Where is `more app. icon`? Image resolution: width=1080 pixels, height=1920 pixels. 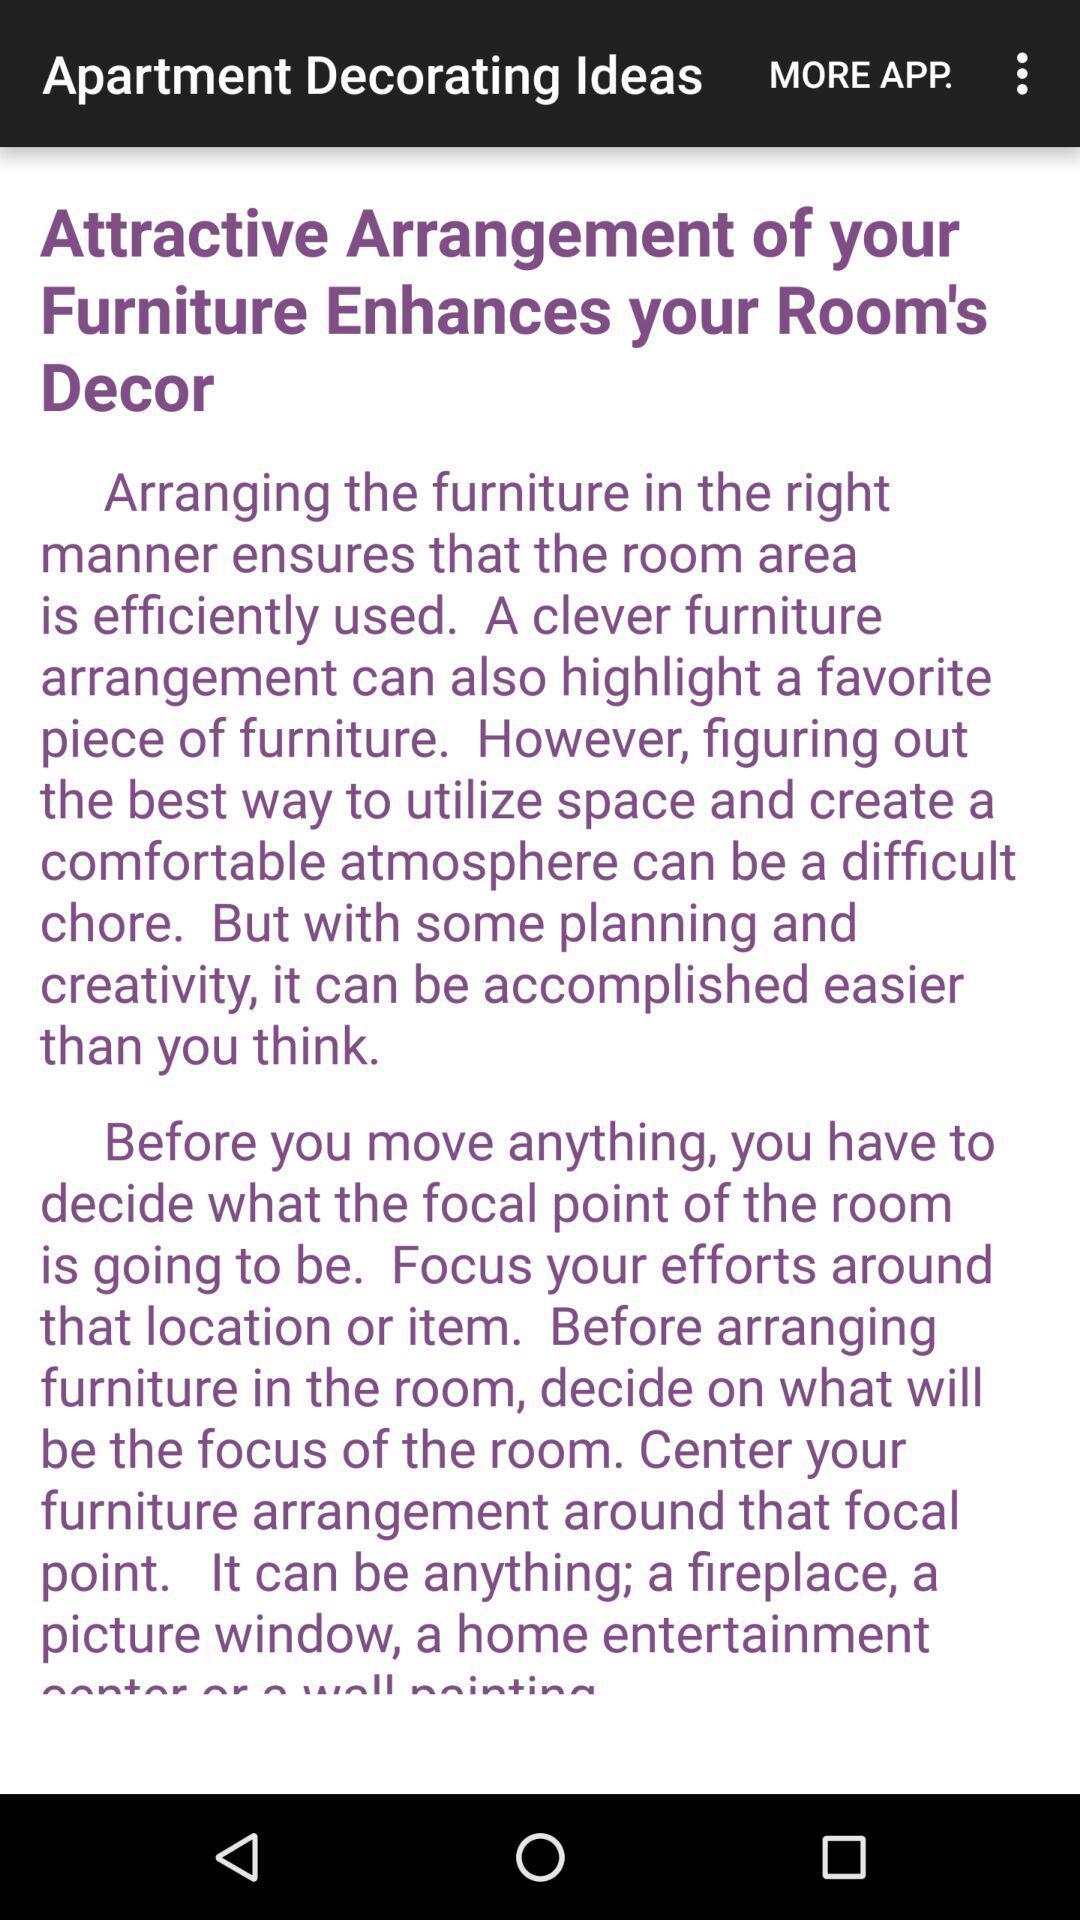 more app. icon is located at coordinates (860, 73).